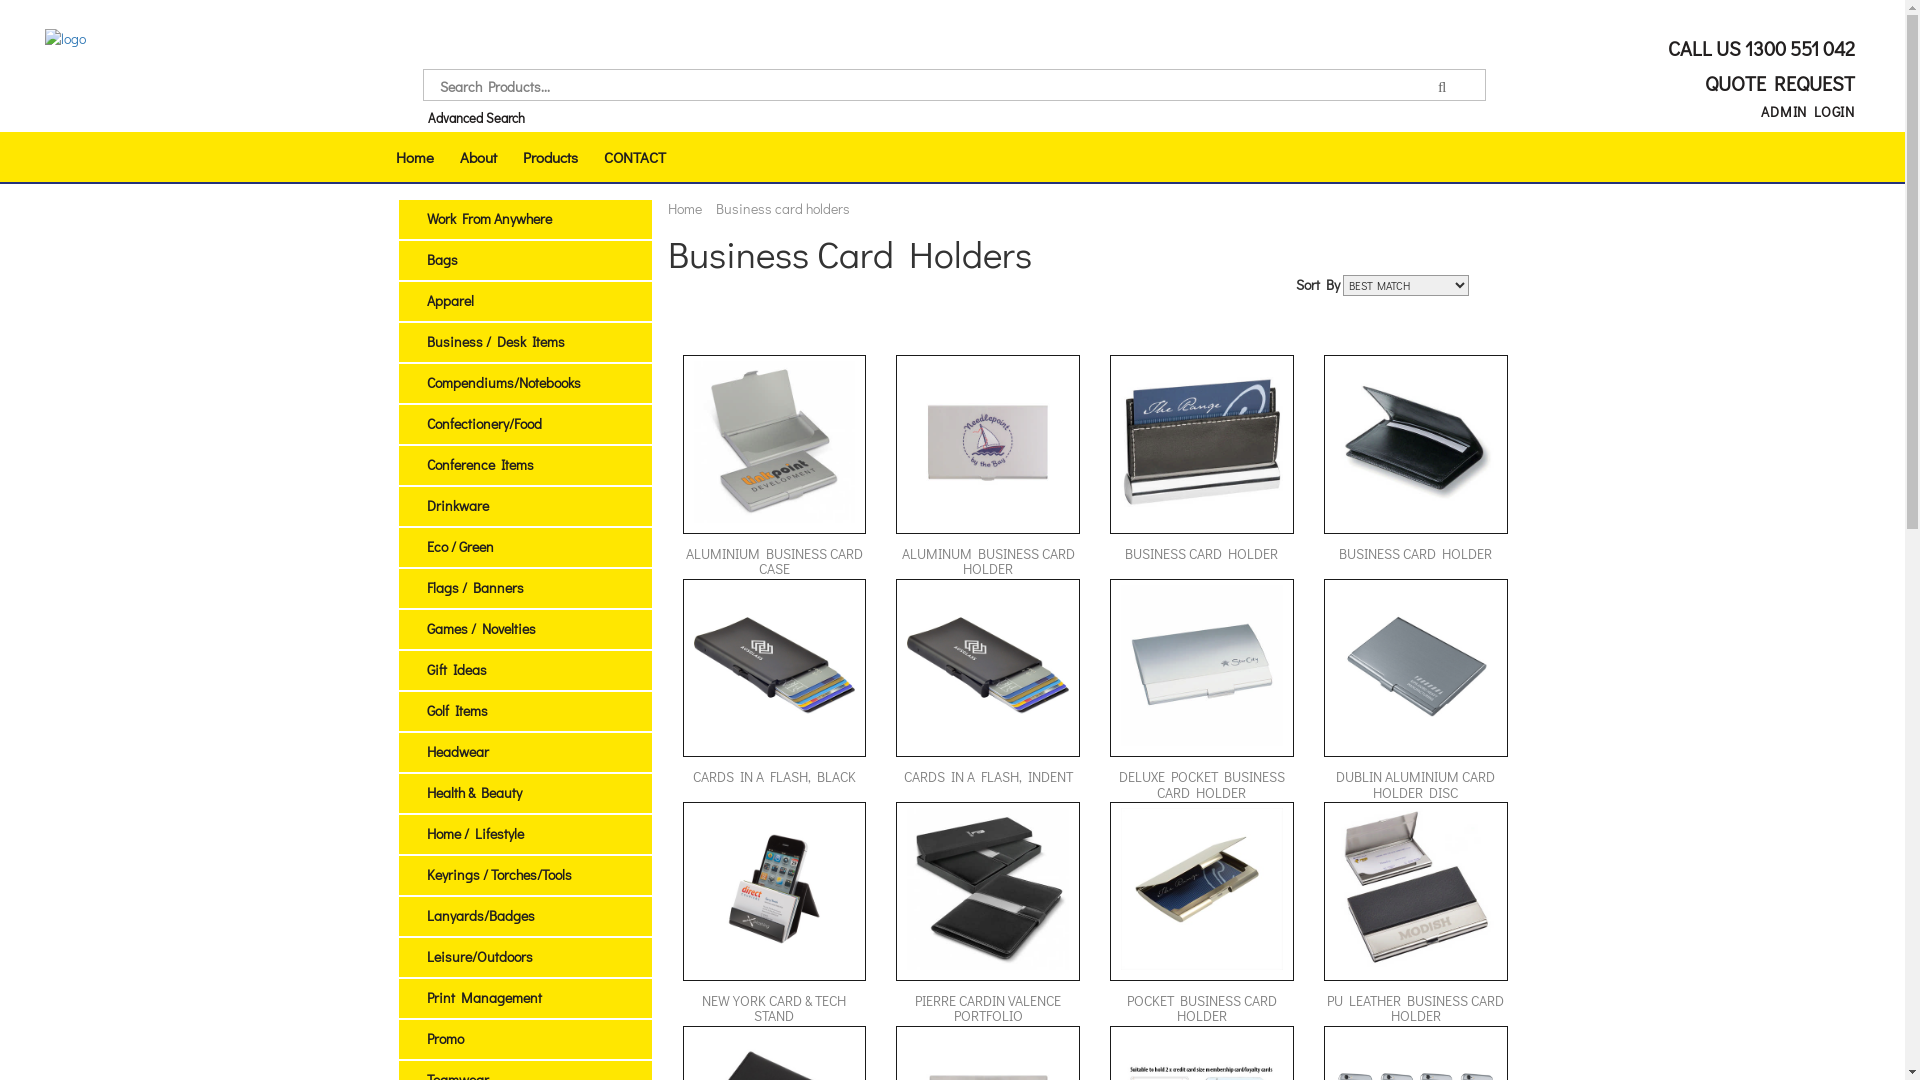 This screenshot has height=1080, width=1920. What do you see at coordinates (488, 218) in the screenshot?
I see `'Work From Anywhere'` at bounding box center [488, 218].